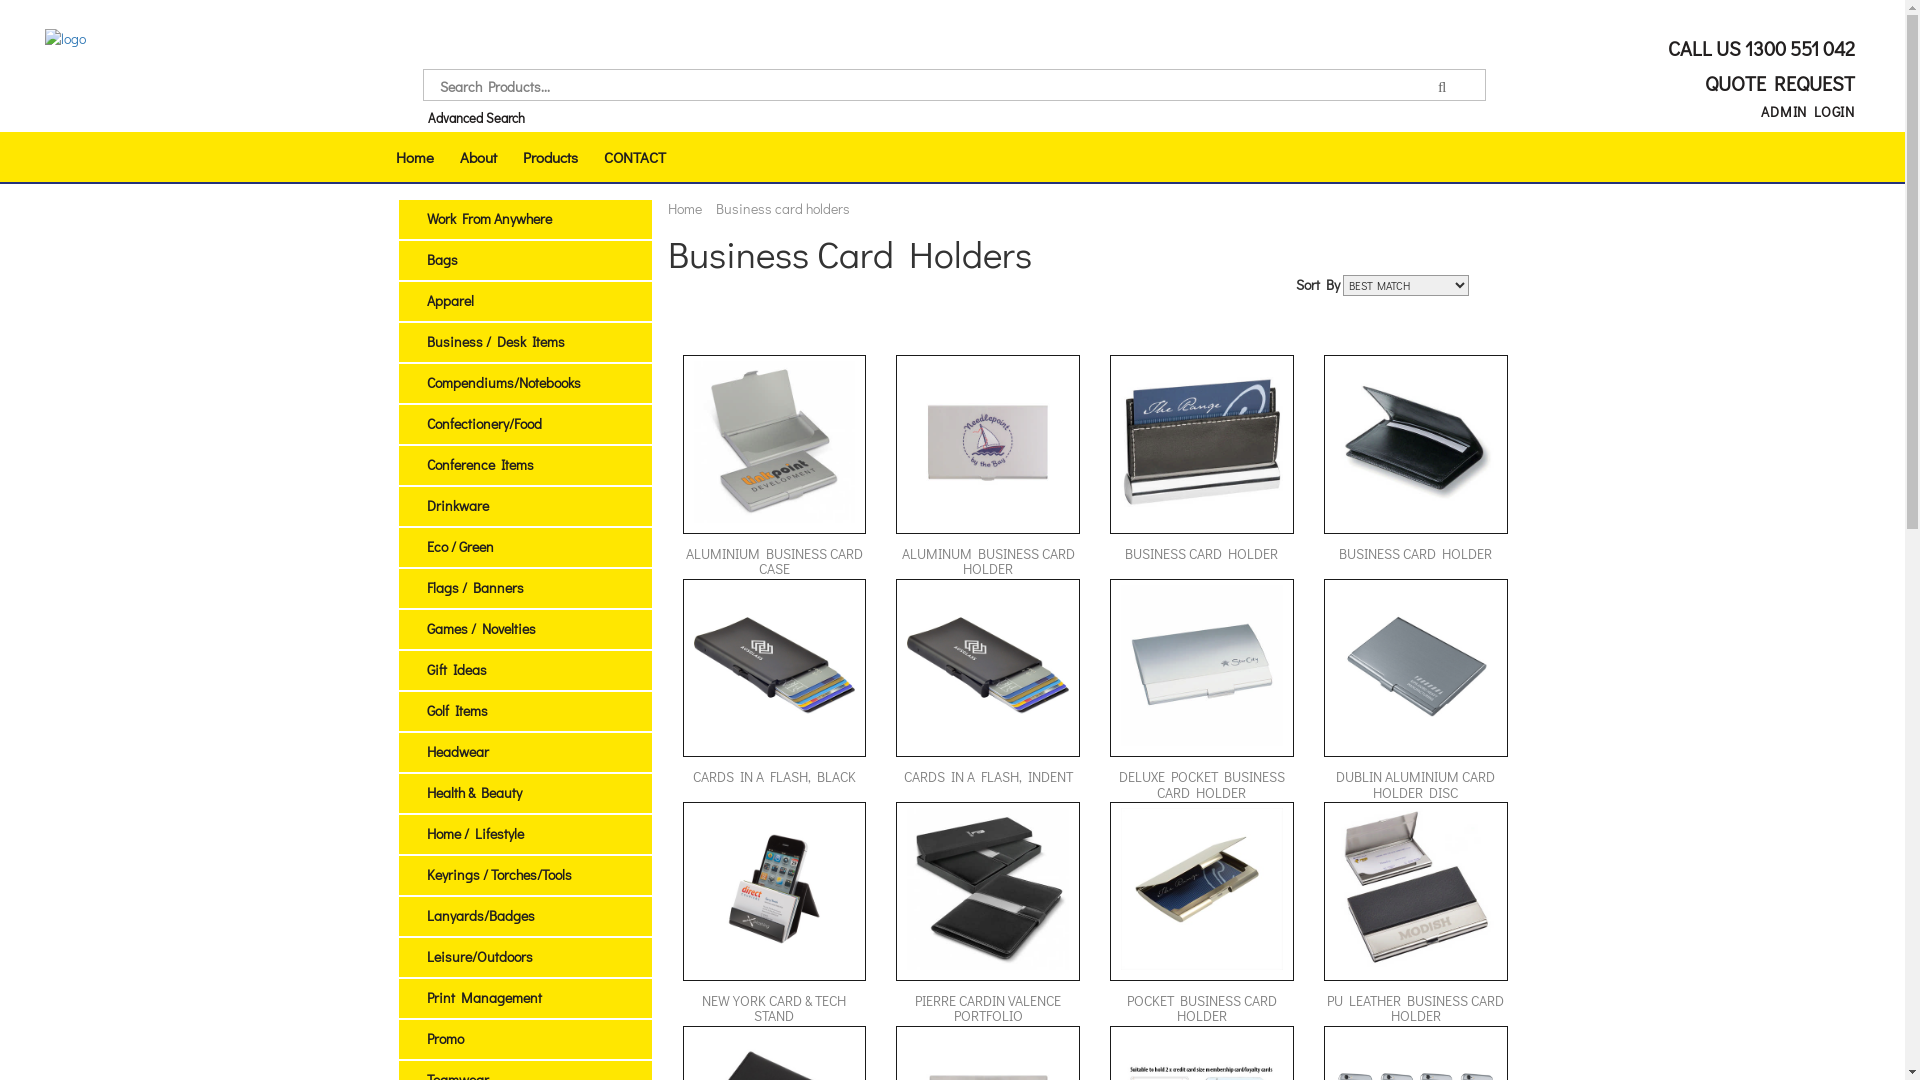 This screenshot has height=1080, width=1920. What do you see at coordinates (488, 218) in the screenshot?
I see `'Work From Anywhere'` at bounding box center [488, 218].